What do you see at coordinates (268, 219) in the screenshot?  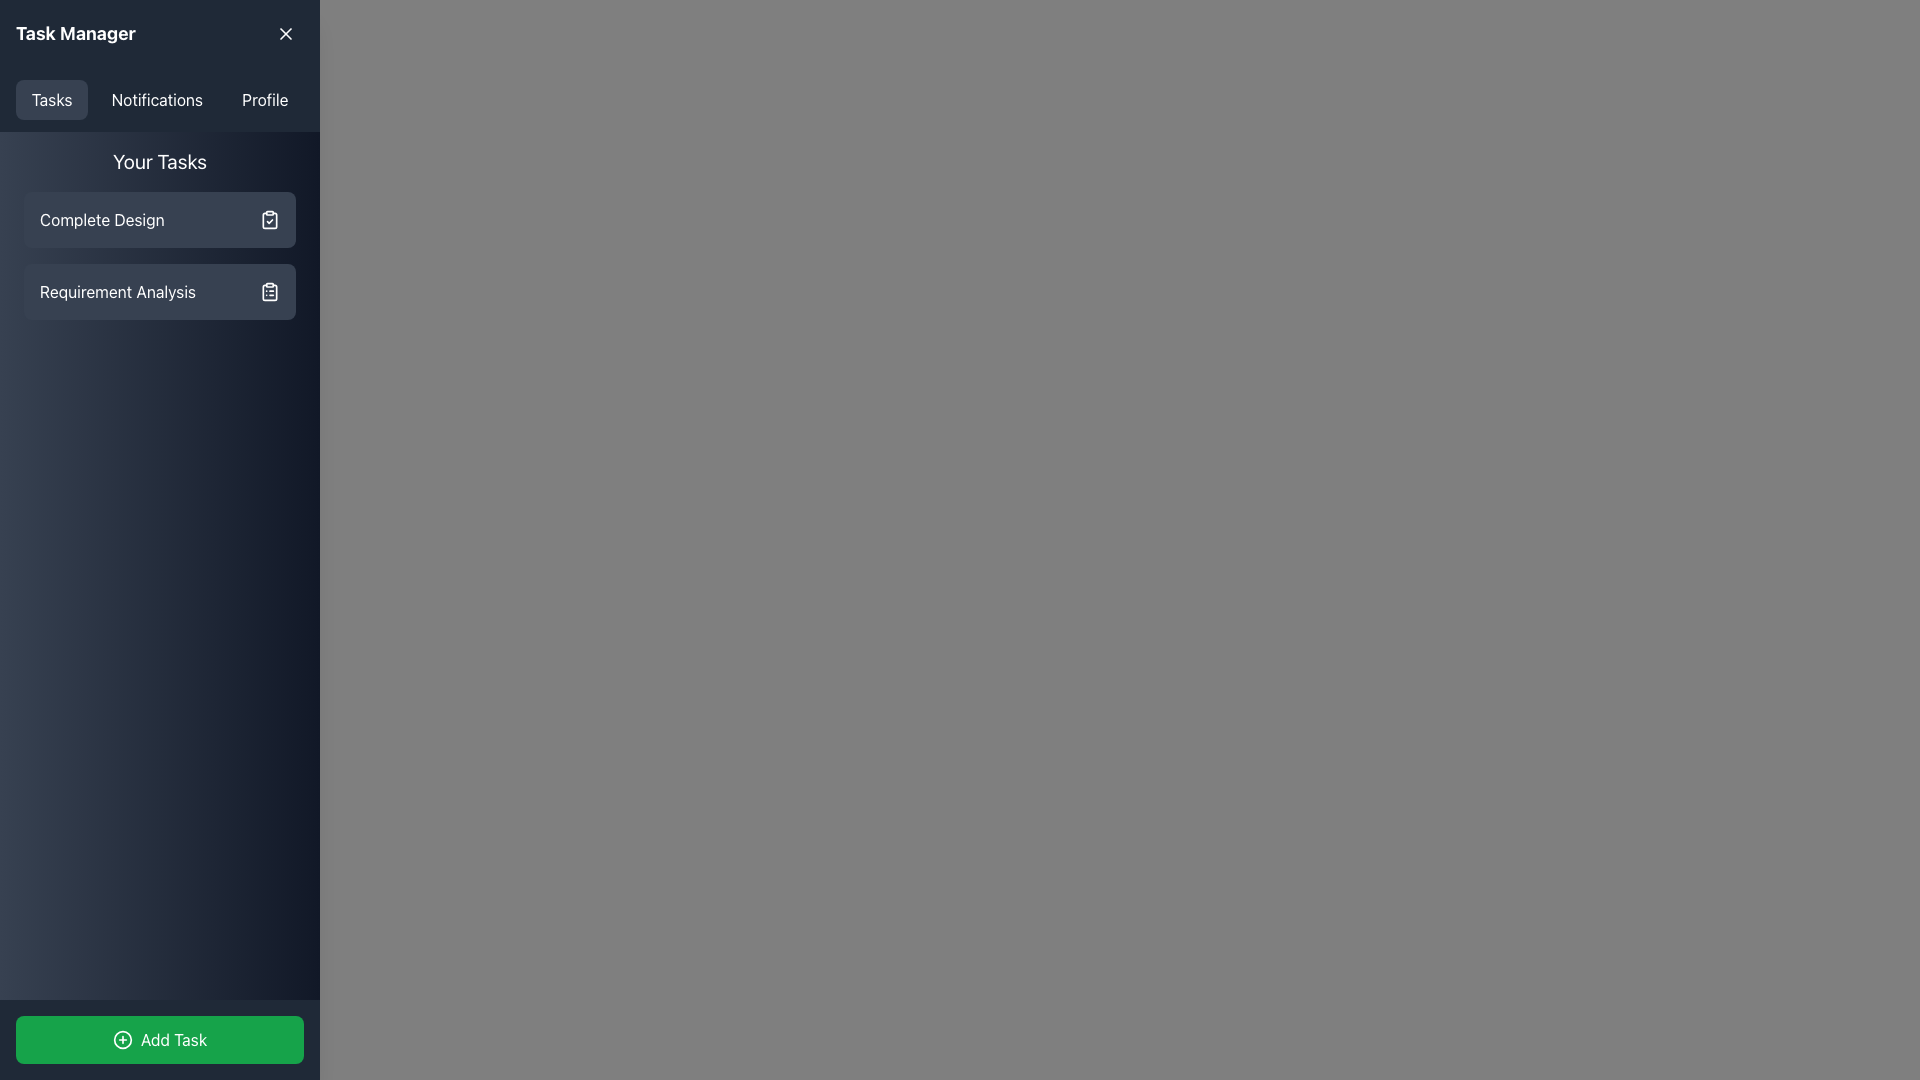 I see `the clipboard icon, which is a geometric icon with a transparent background and stroke-style illustration, located in the first task box under the 'Your Tasks' header` at bounding box center [268, 219].